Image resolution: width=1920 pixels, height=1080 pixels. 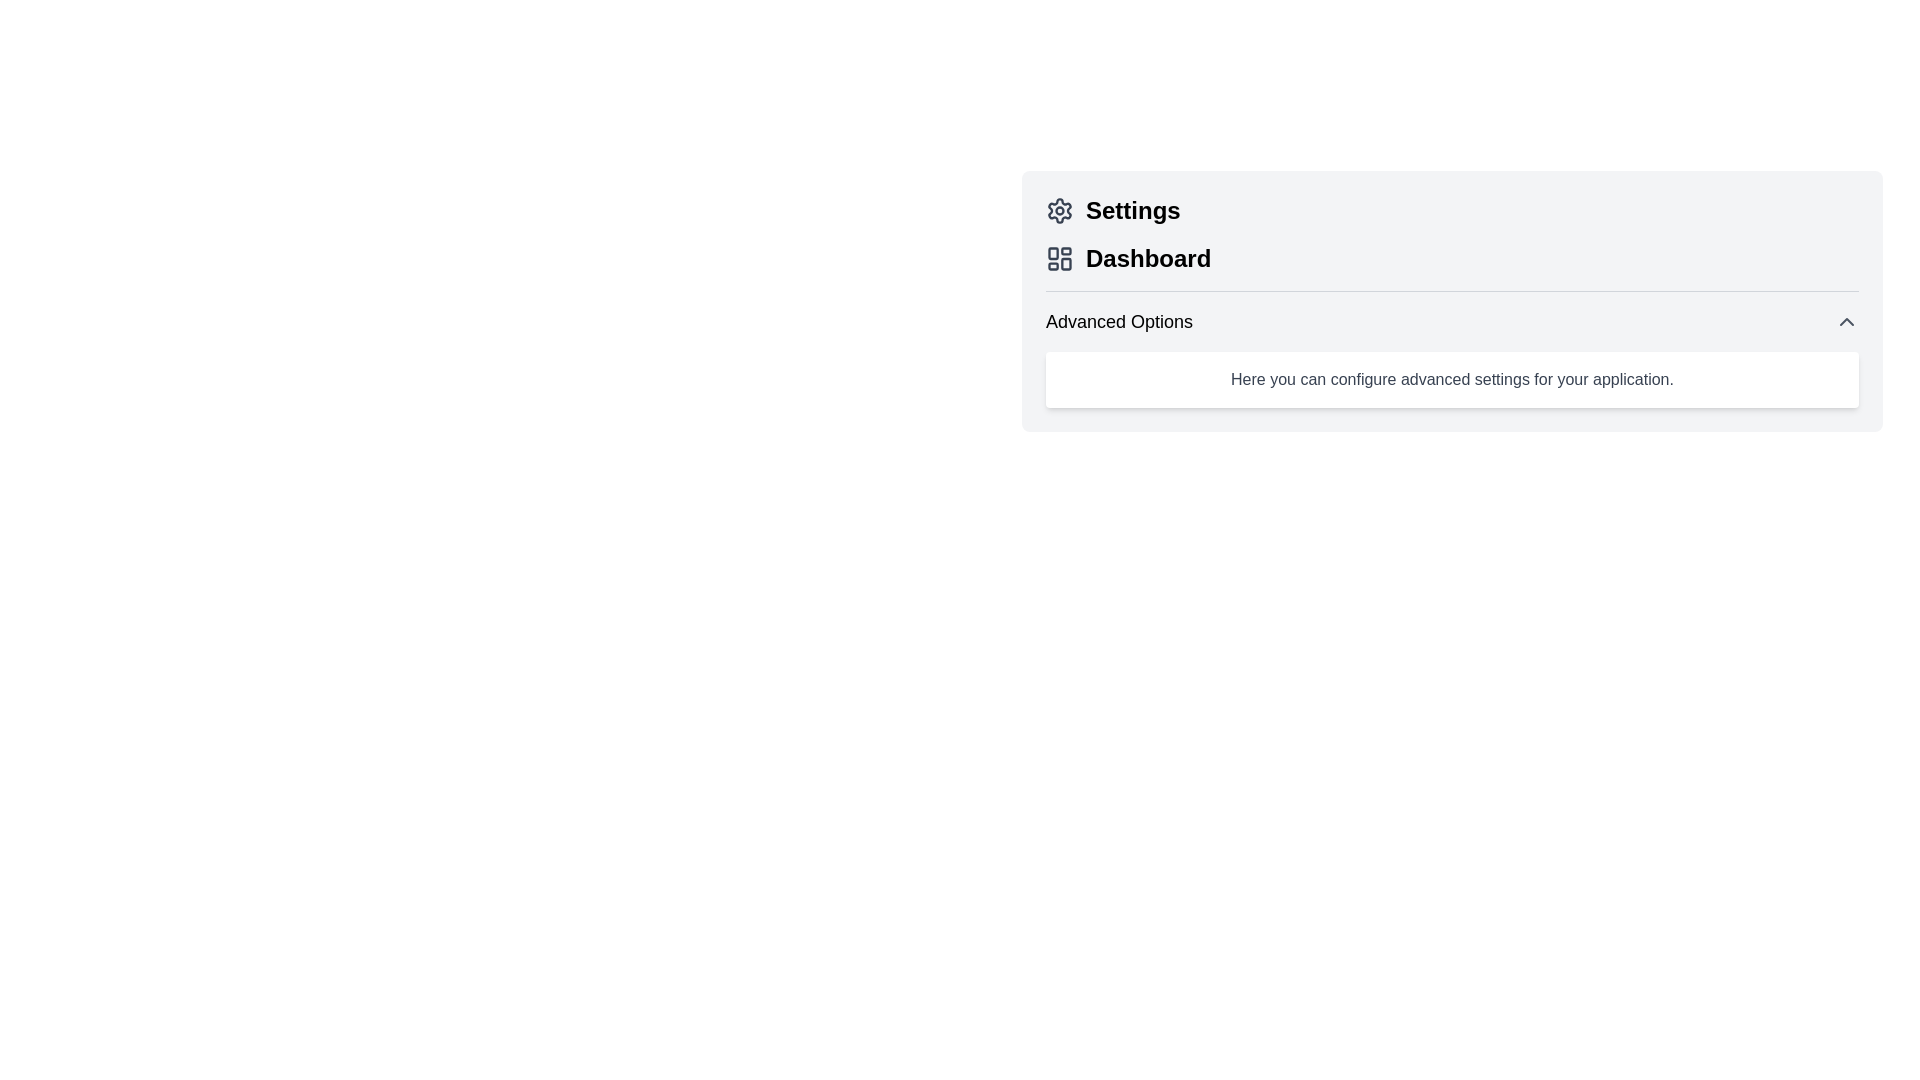 What do you see at coordinates (1452, 380) in the screenshot?
I see `the Informational Text Block located in the 'Advanced Options' section of the settings panel, positioned directly below the 'Advanced Options' text` at bounding box center [1452, 380].